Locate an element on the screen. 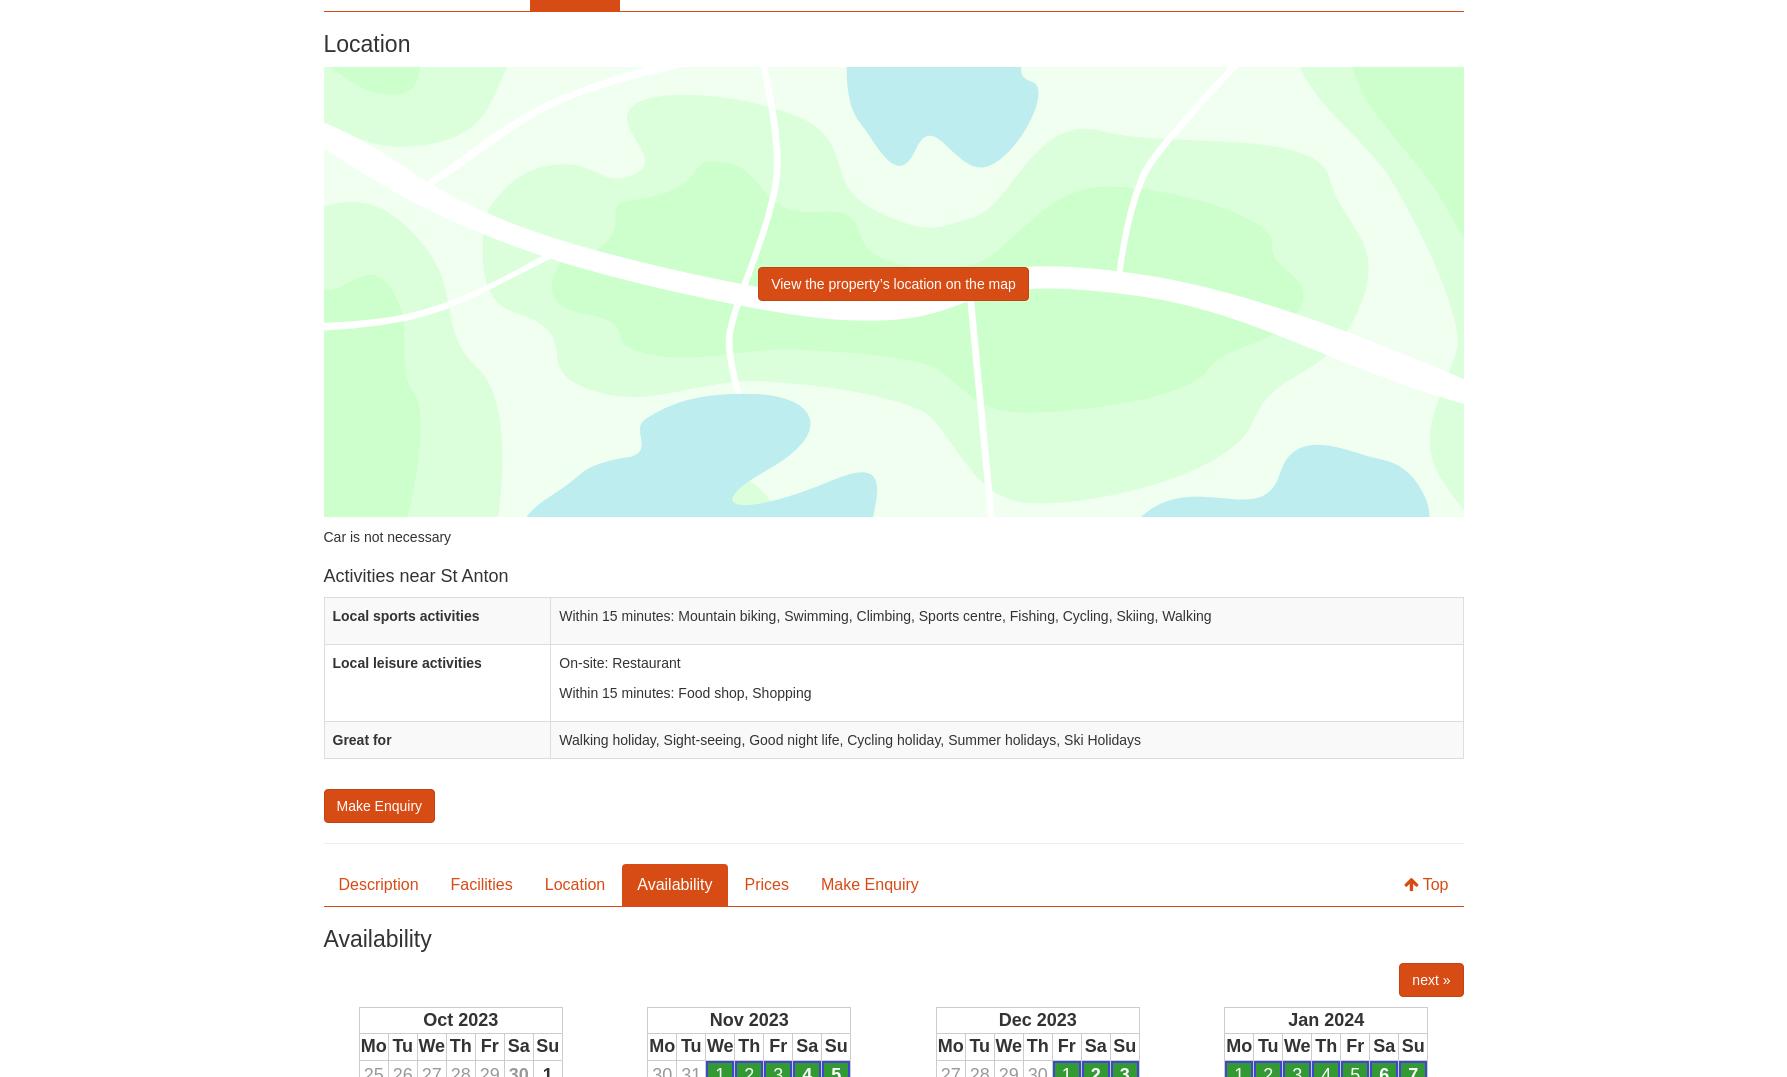 The height and width of the screenshot is (1077, 1787). 'Activities near St Anton' is located at coordinates (415, 575).